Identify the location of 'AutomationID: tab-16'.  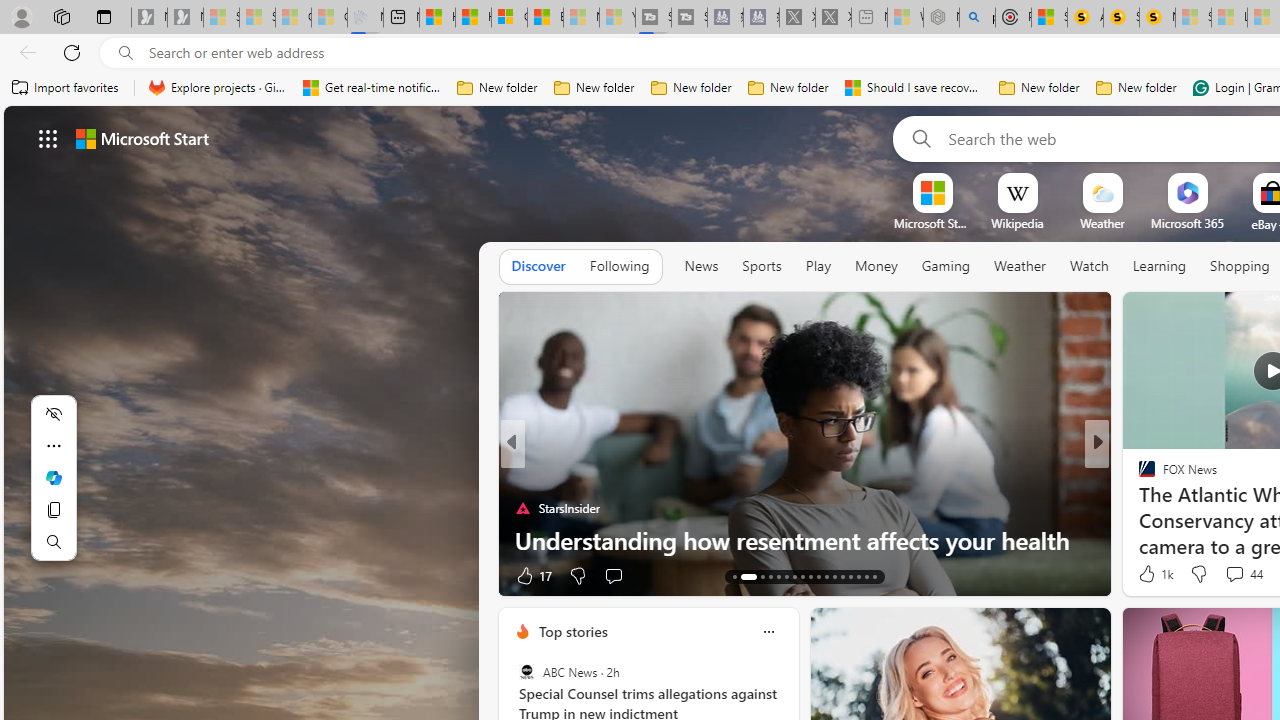
(768, 577).